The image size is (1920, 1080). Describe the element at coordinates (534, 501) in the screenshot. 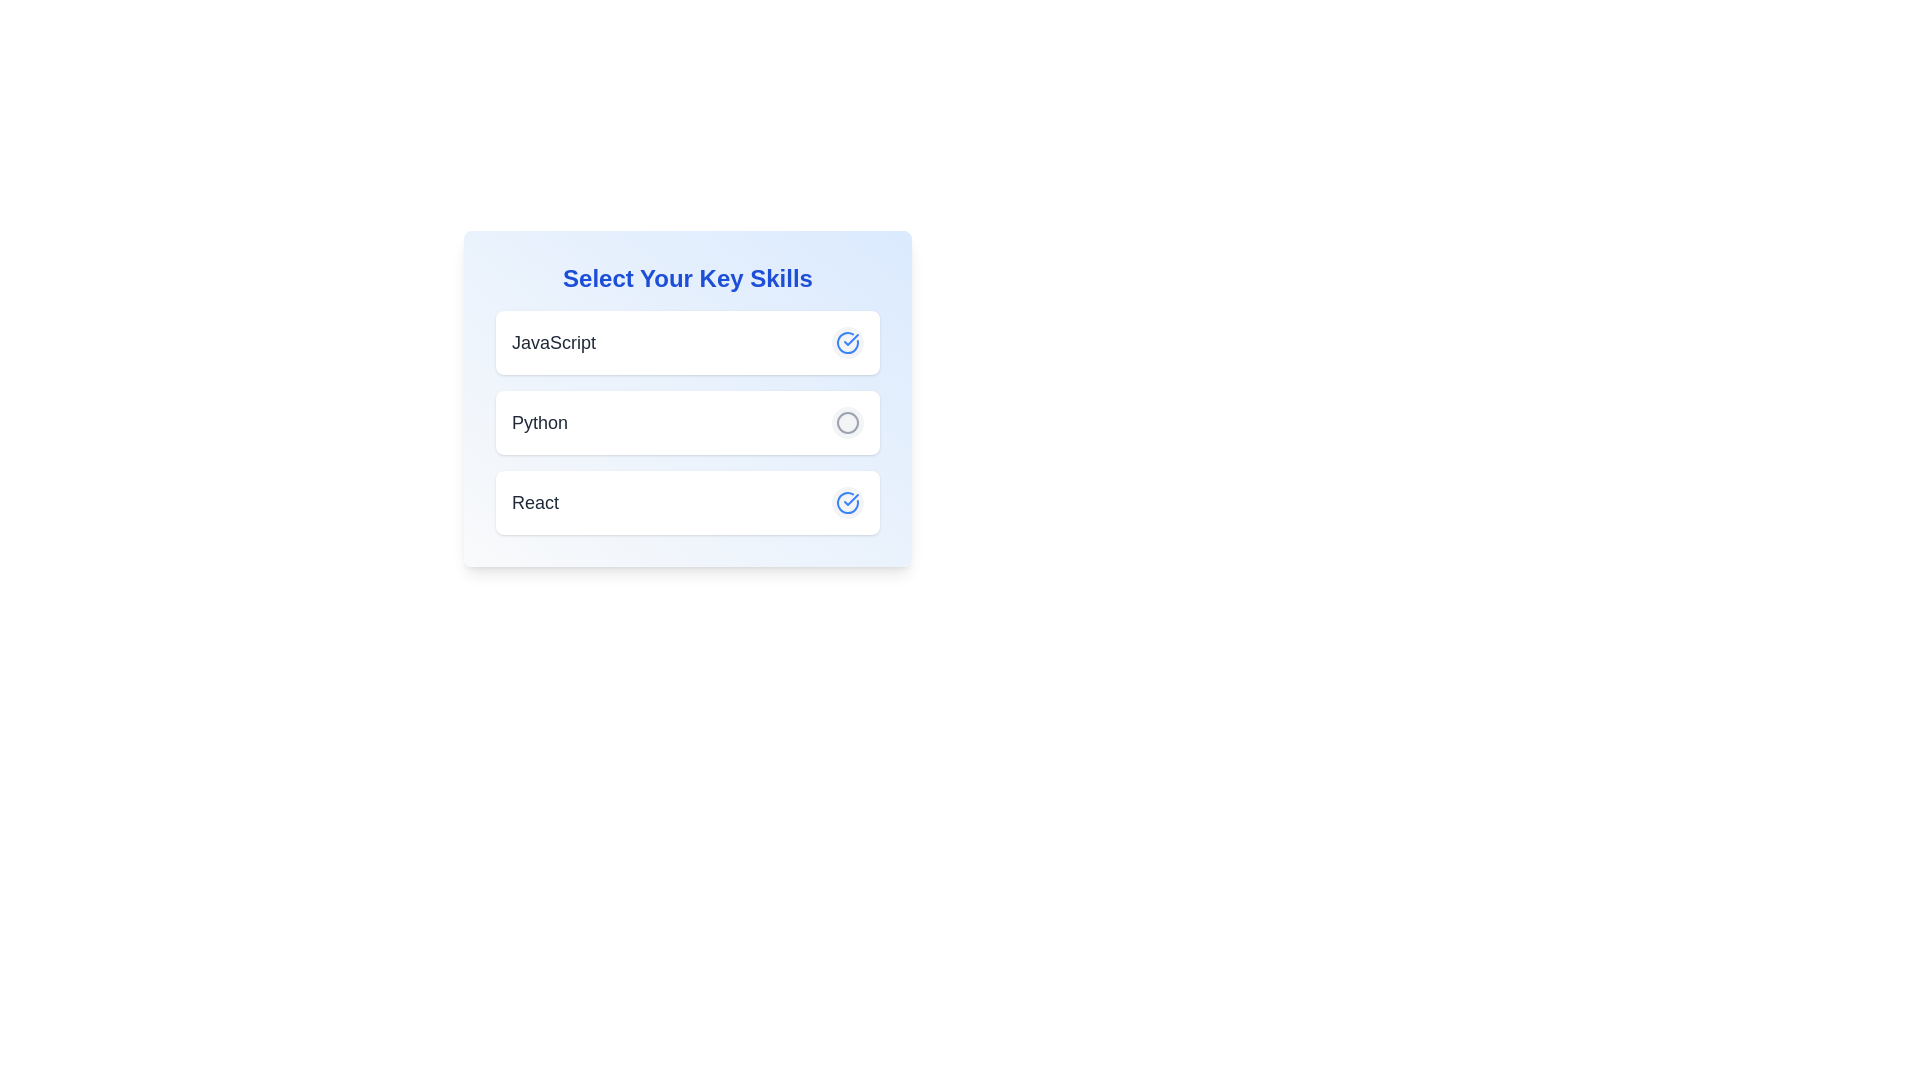

I see `the label of the skill React in the skill list` at that location.